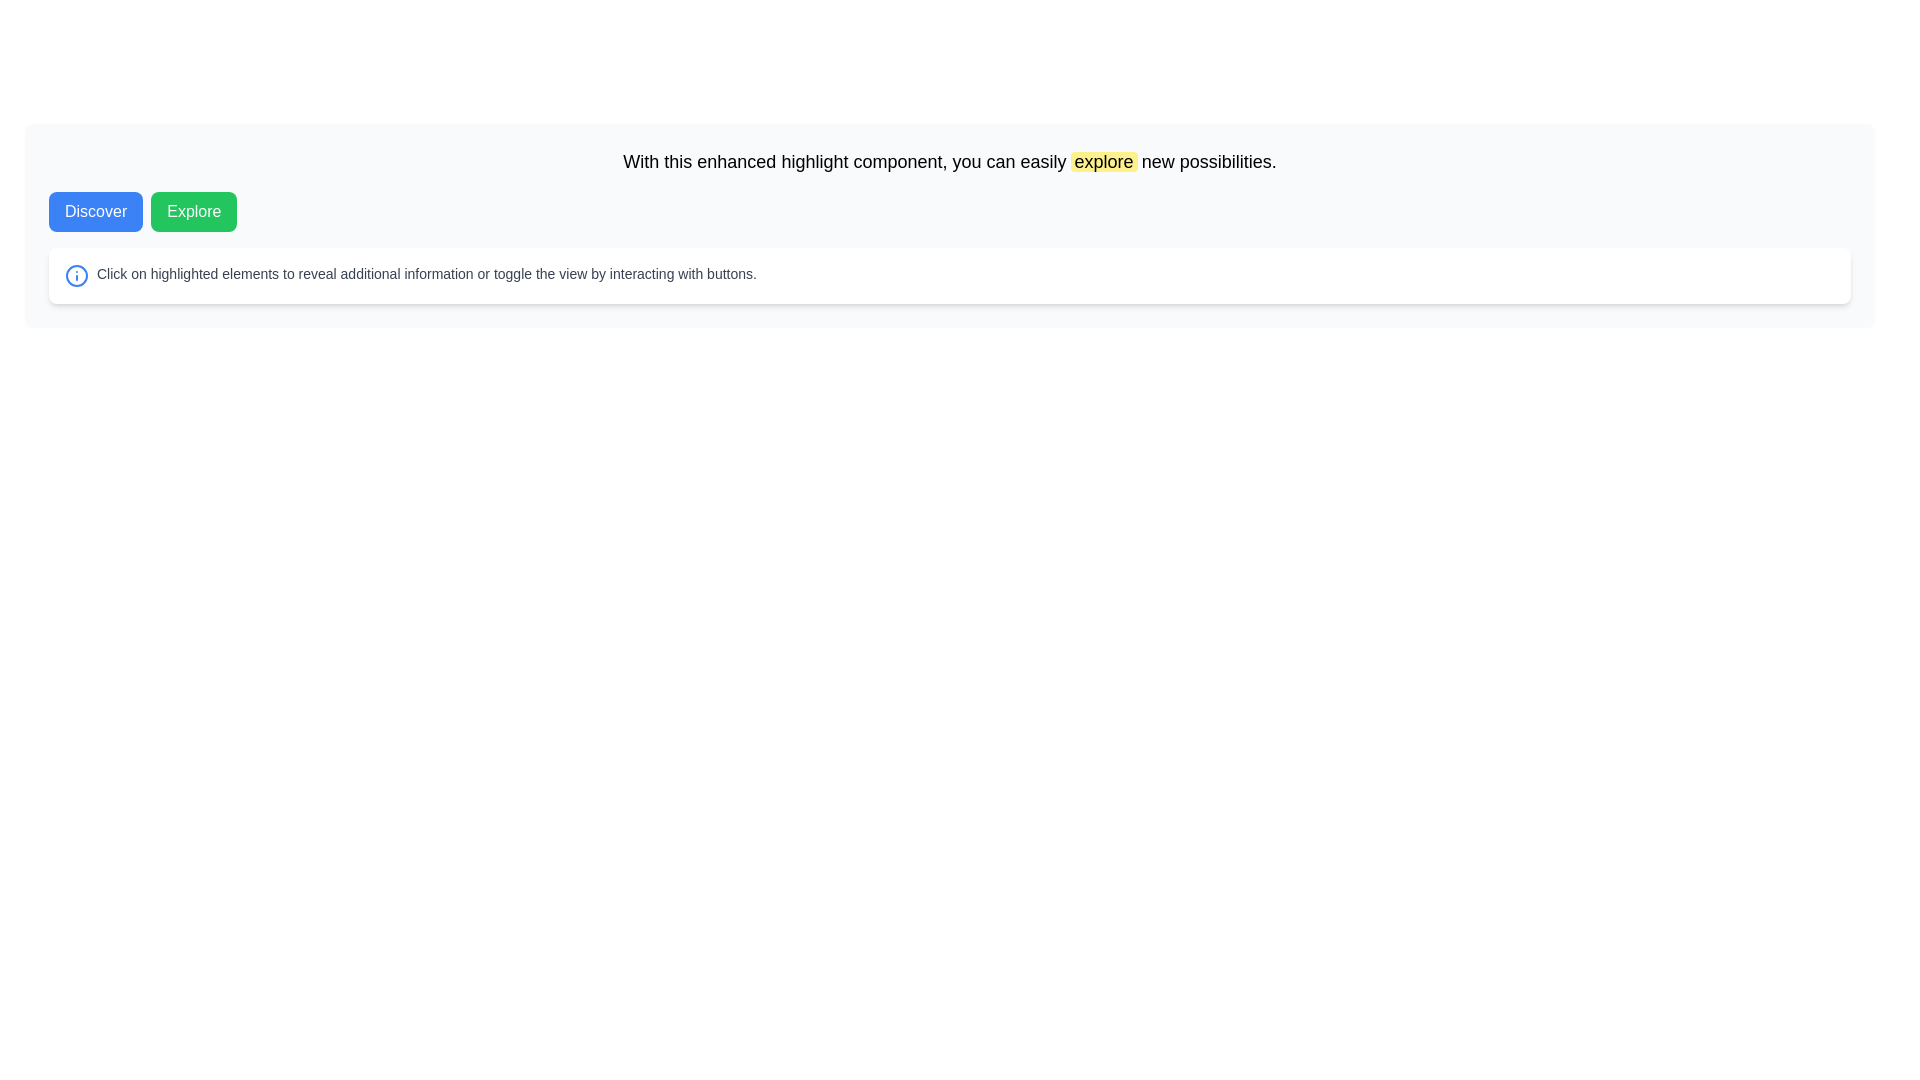 Image resolution: width=1920 pixels, height=1080 pixels. I want to click on the large font single-line text block that says 'With this enhanced highlight component, you can easily explore new possibilities.' located above the buttons labeled 'Discover' and 'Explore', so click(949, 161).